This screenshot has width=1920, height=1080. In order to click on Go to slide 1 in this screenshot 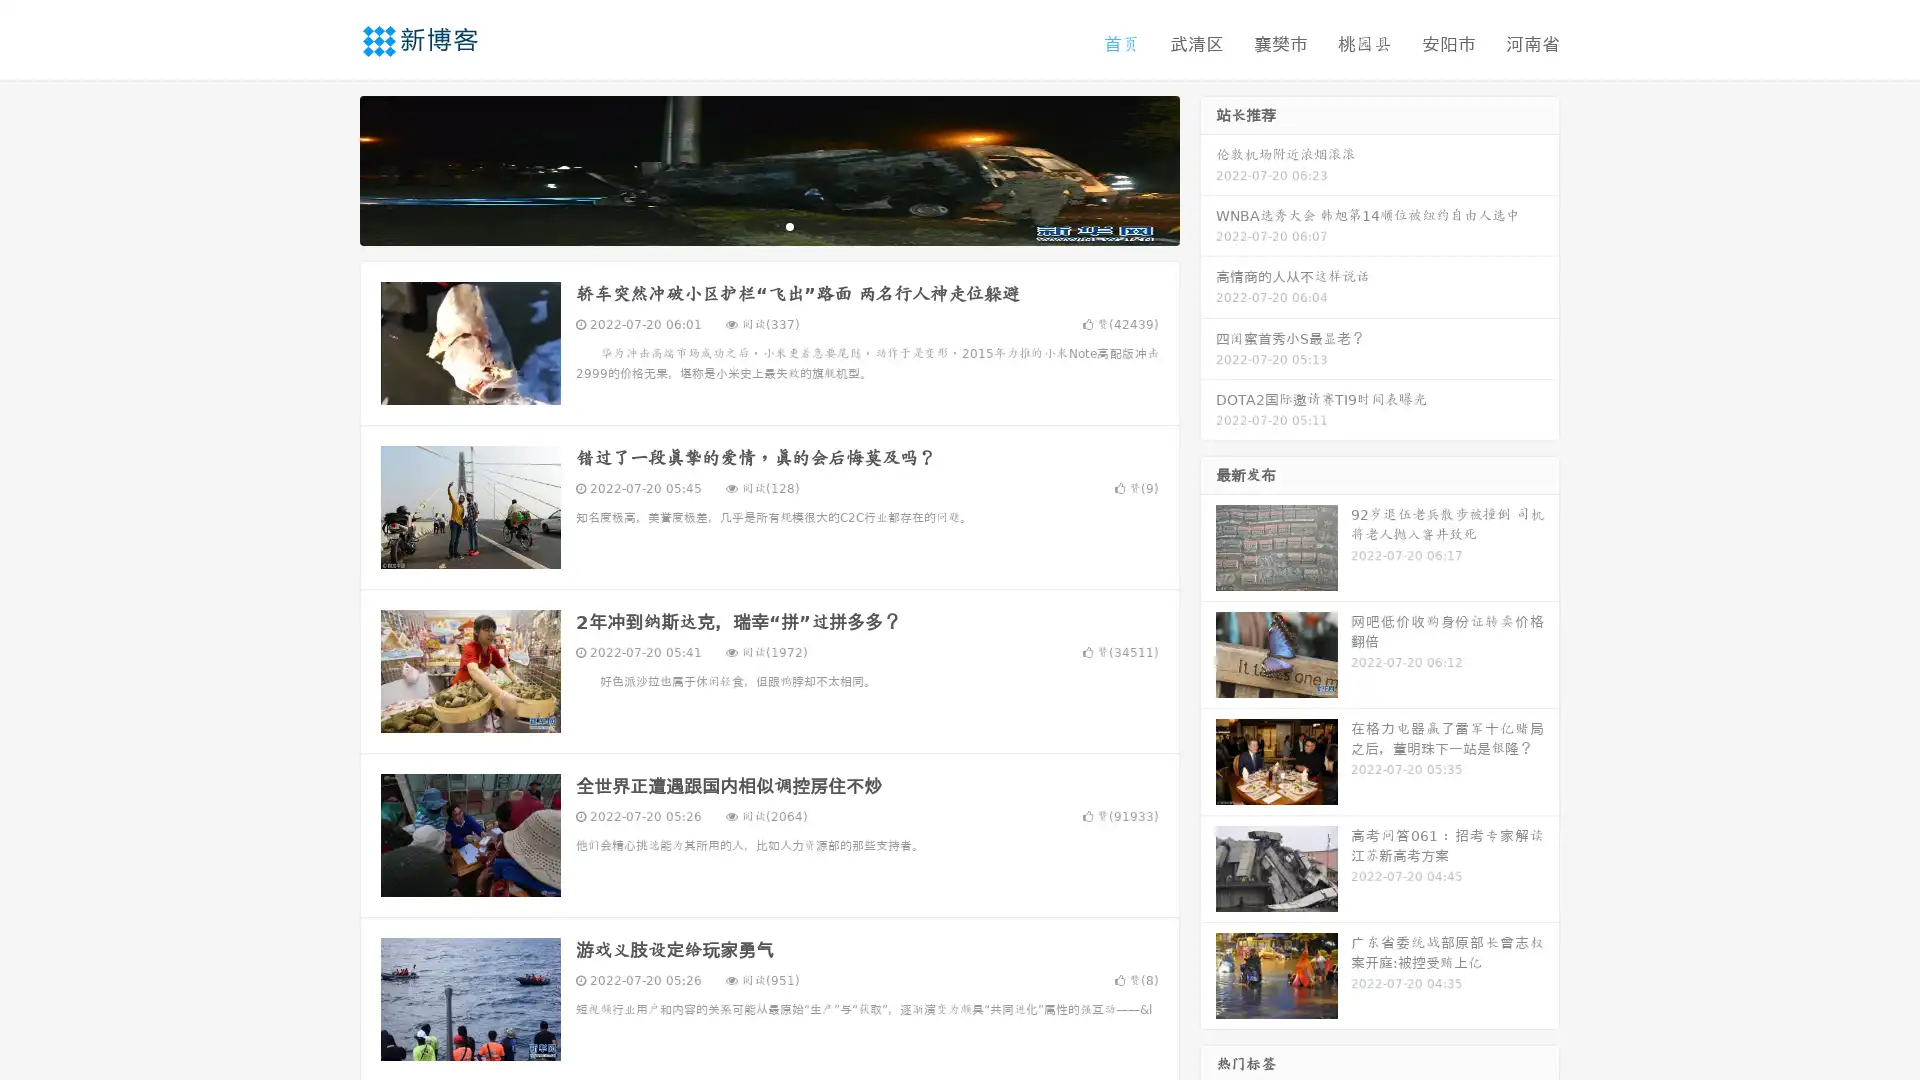, I will do `click(748, 225)`.